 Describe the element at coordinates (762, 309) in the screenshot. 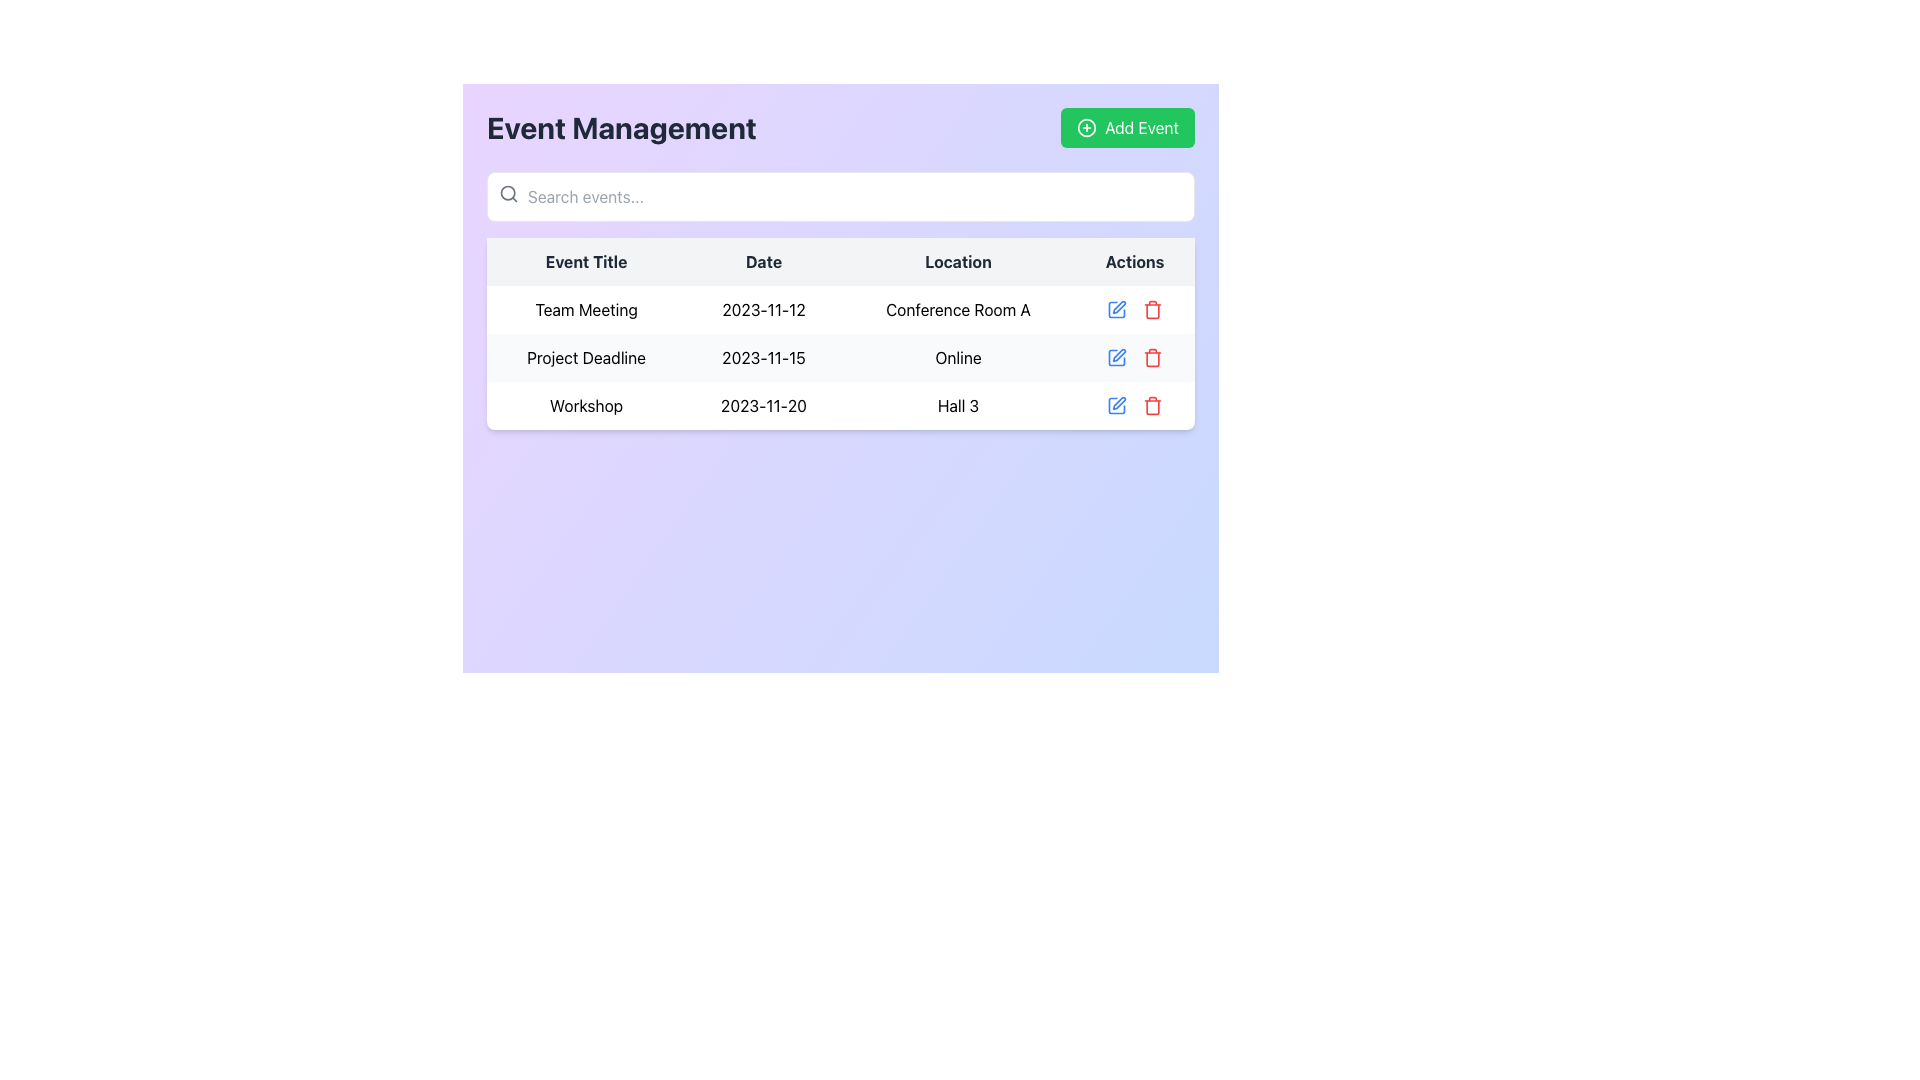

I see `the static text displaying '2023-11-12', which is located in the second column of the row labeled 'Team Meeting' and to the left of 'Conference Room A'` at that location.